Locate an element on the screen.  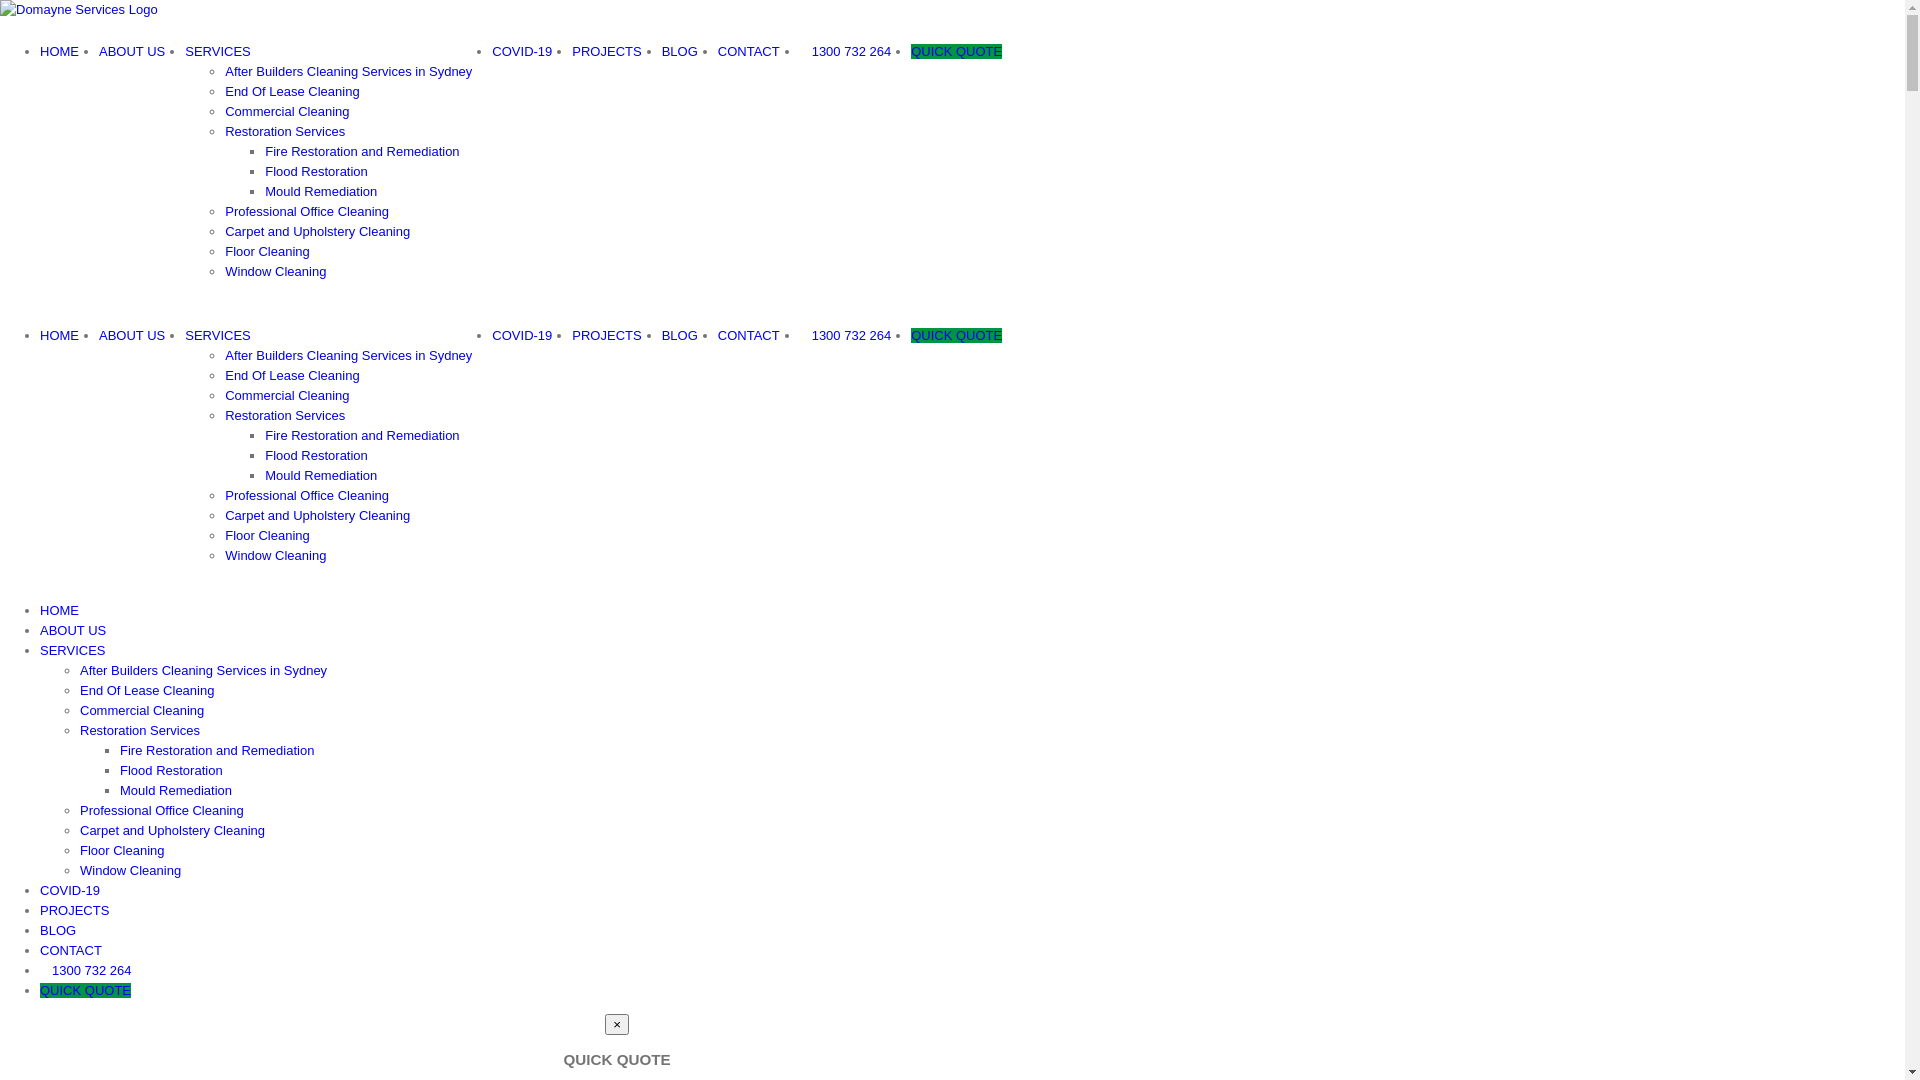
'COVID-19' is located at coordinates (70, 889).